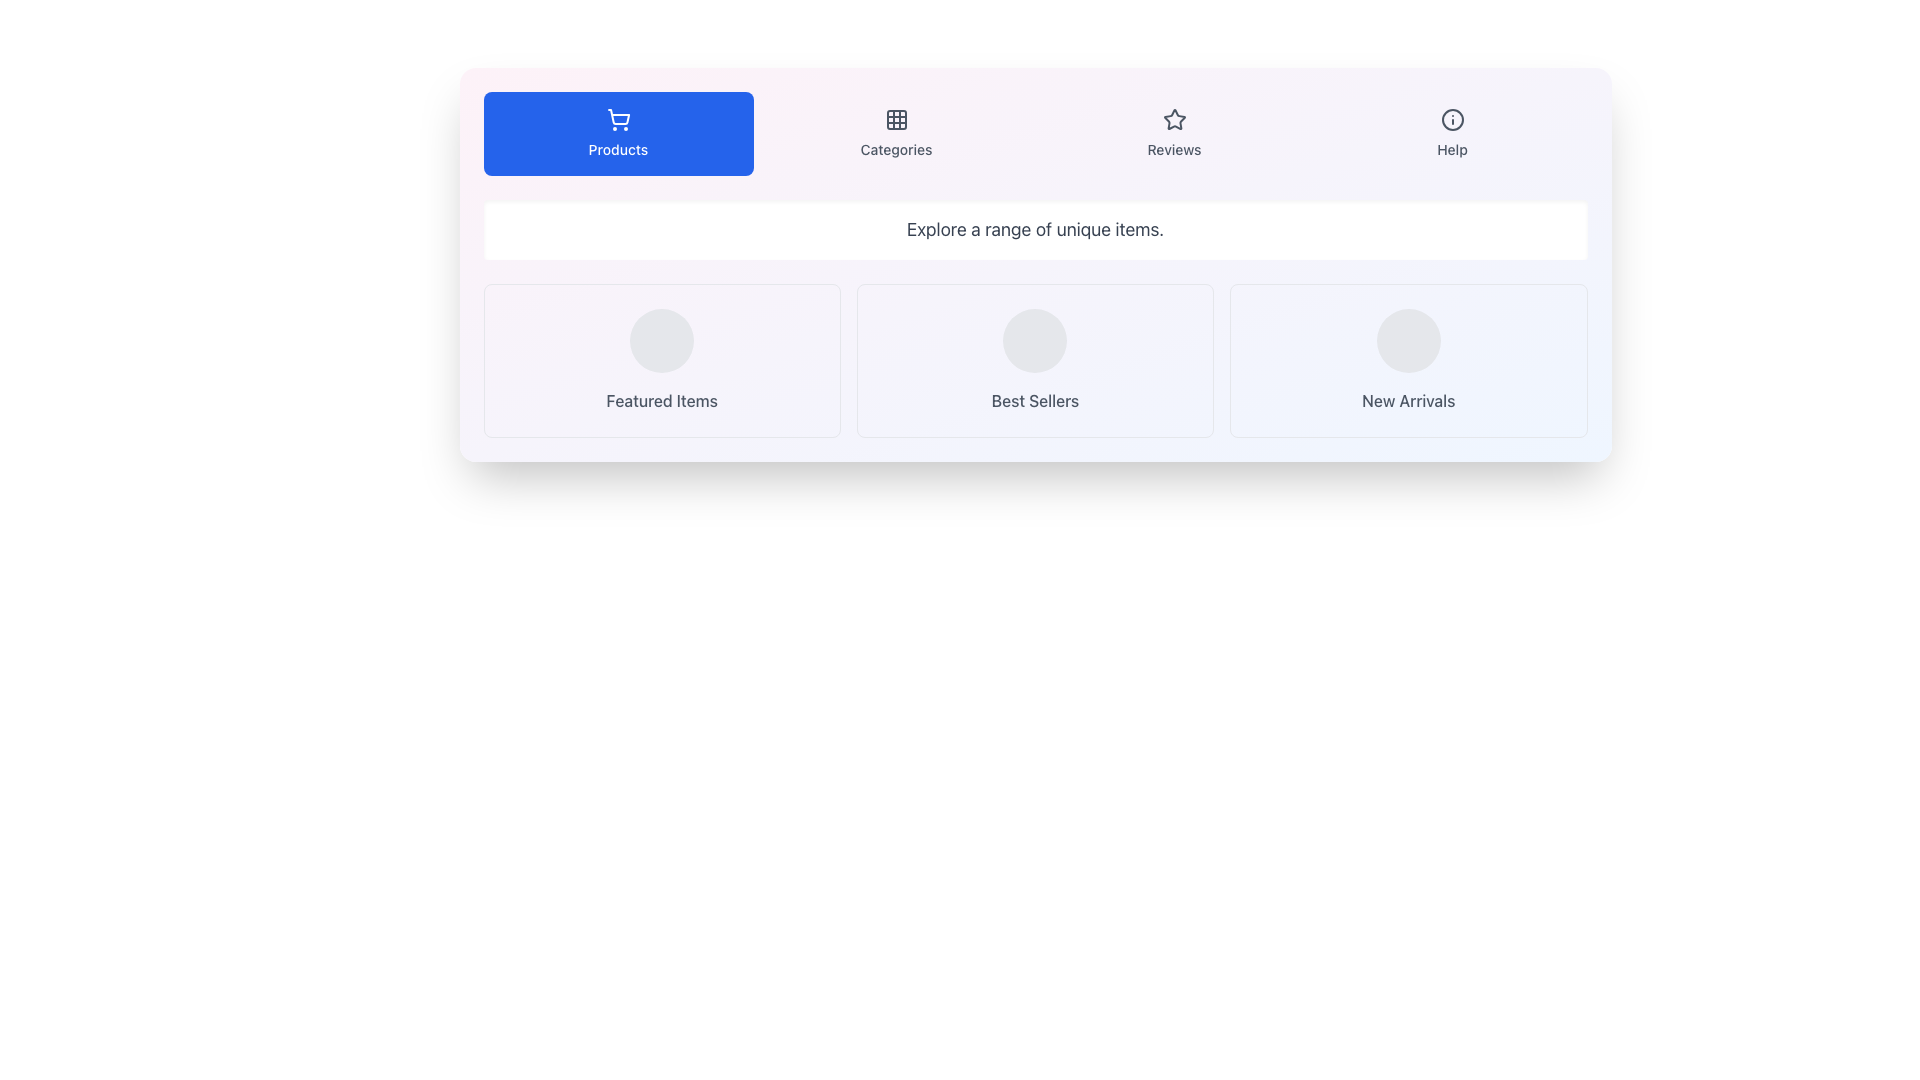 This screenshot has height=1080, width=1920. What do you see at coordinates (895, 119) in the screenshot?
I see `the top-left square of the 3x3 grid icon, which is positioned to the right of the 'Products' section and above the textual content in the title bar` at bounding box center [895, 119].